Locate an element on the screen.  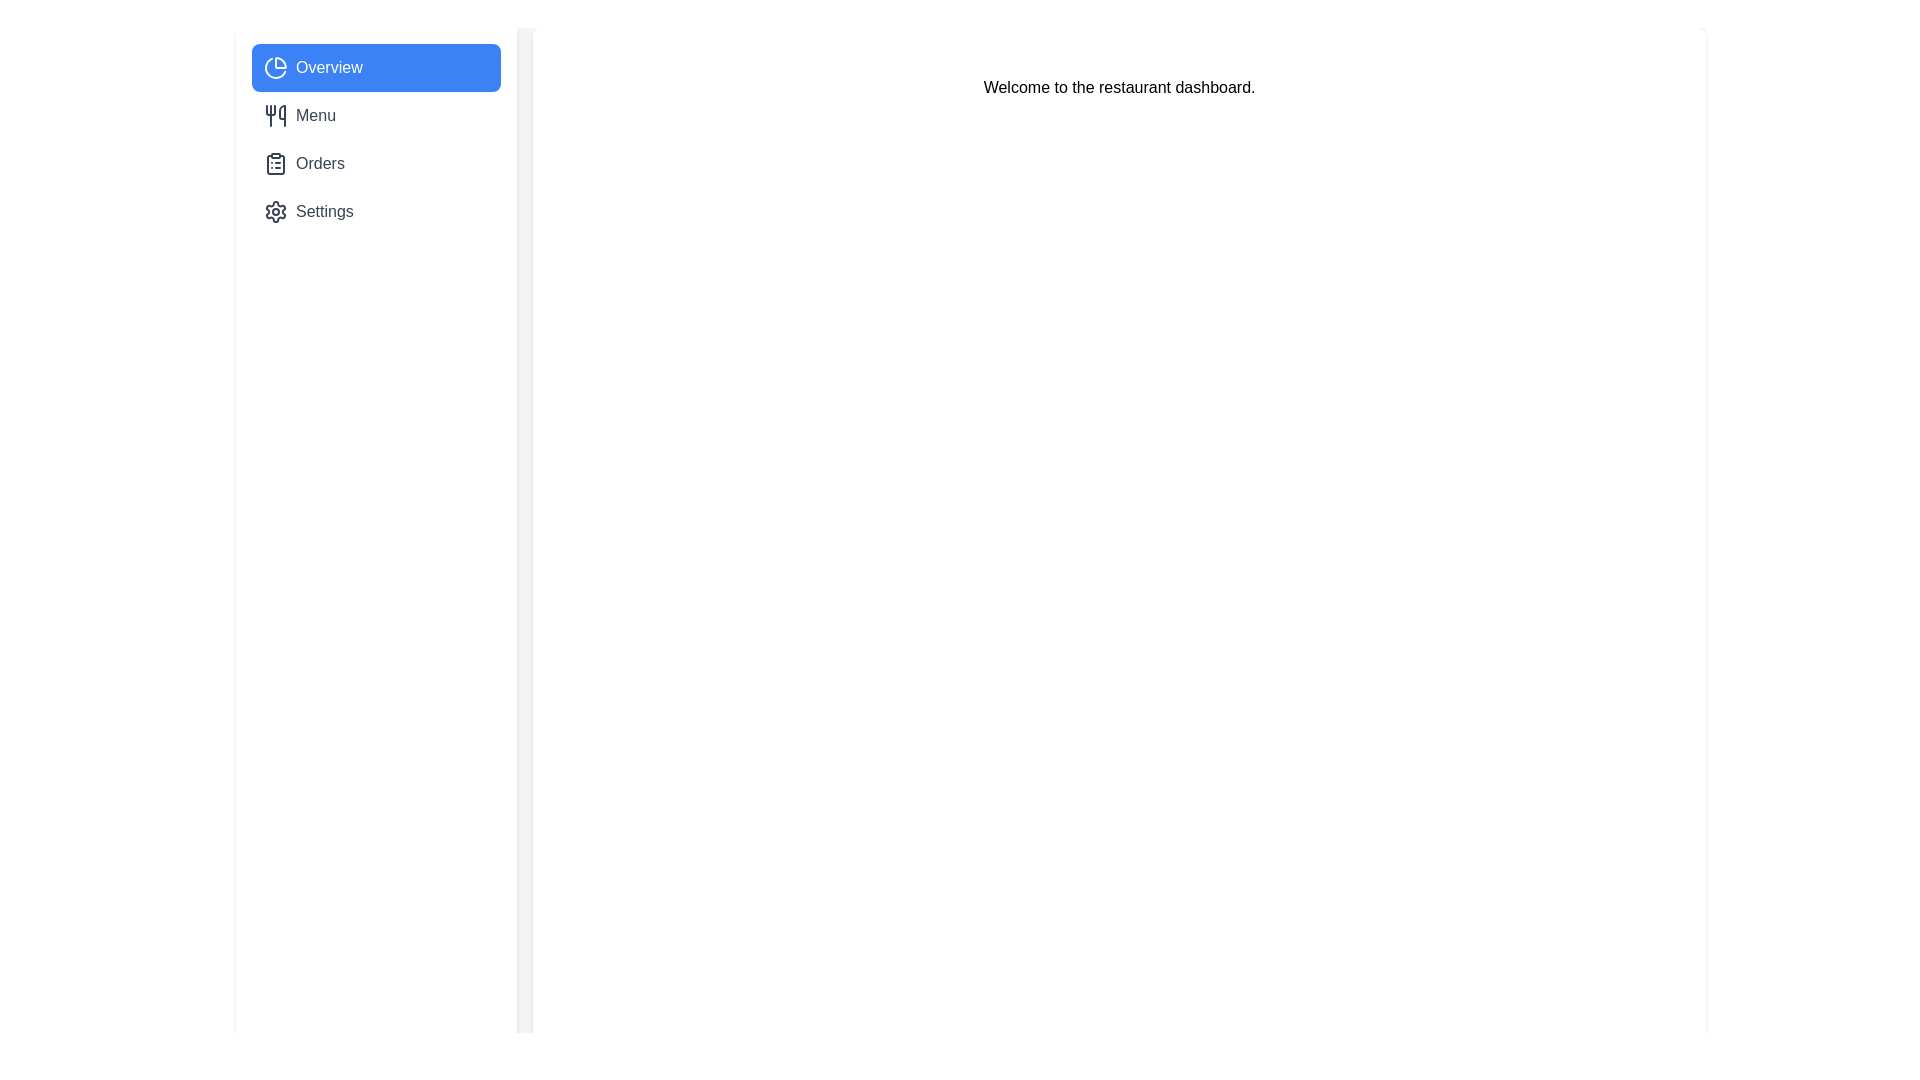
the second button in the vertical navigation menu is located at coordinates (376, 115).